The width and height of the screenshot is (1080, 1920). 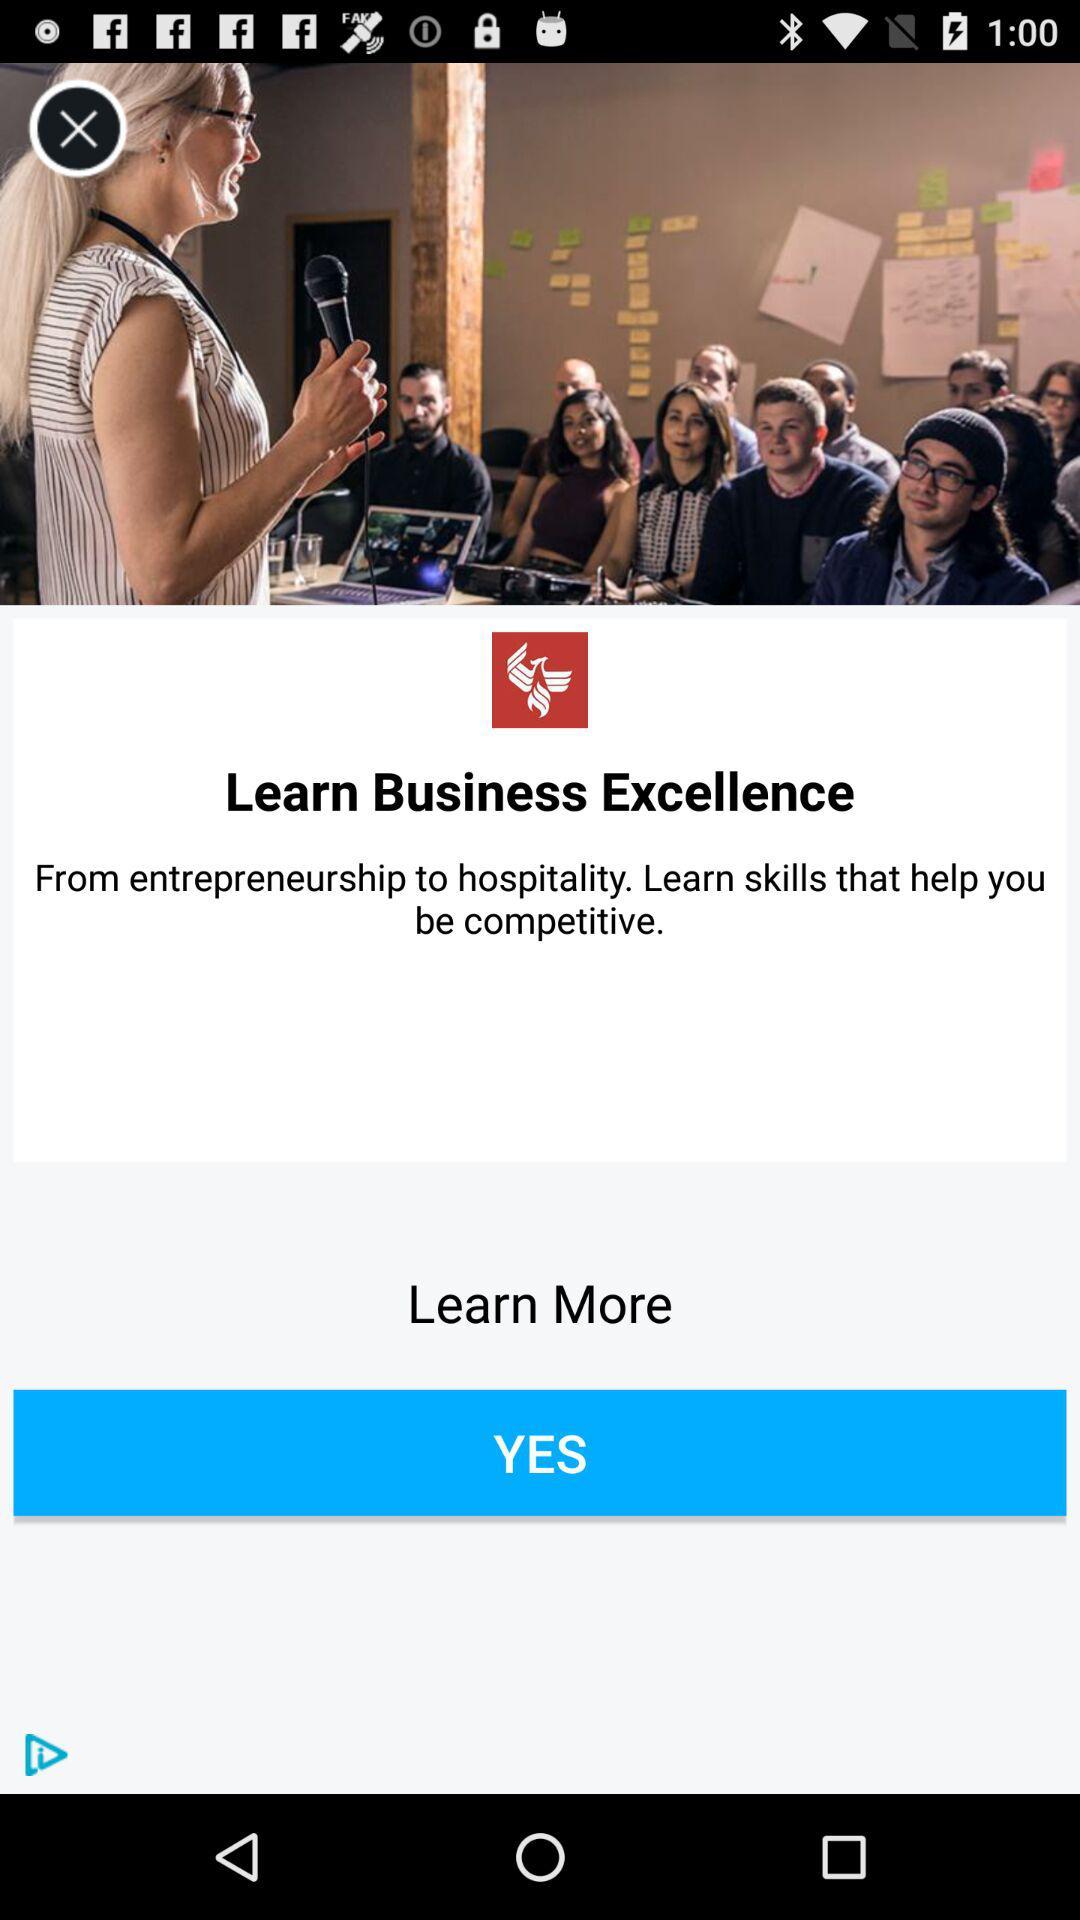 I want to click on the arrow_backward icon, so click(x=540, y=727).